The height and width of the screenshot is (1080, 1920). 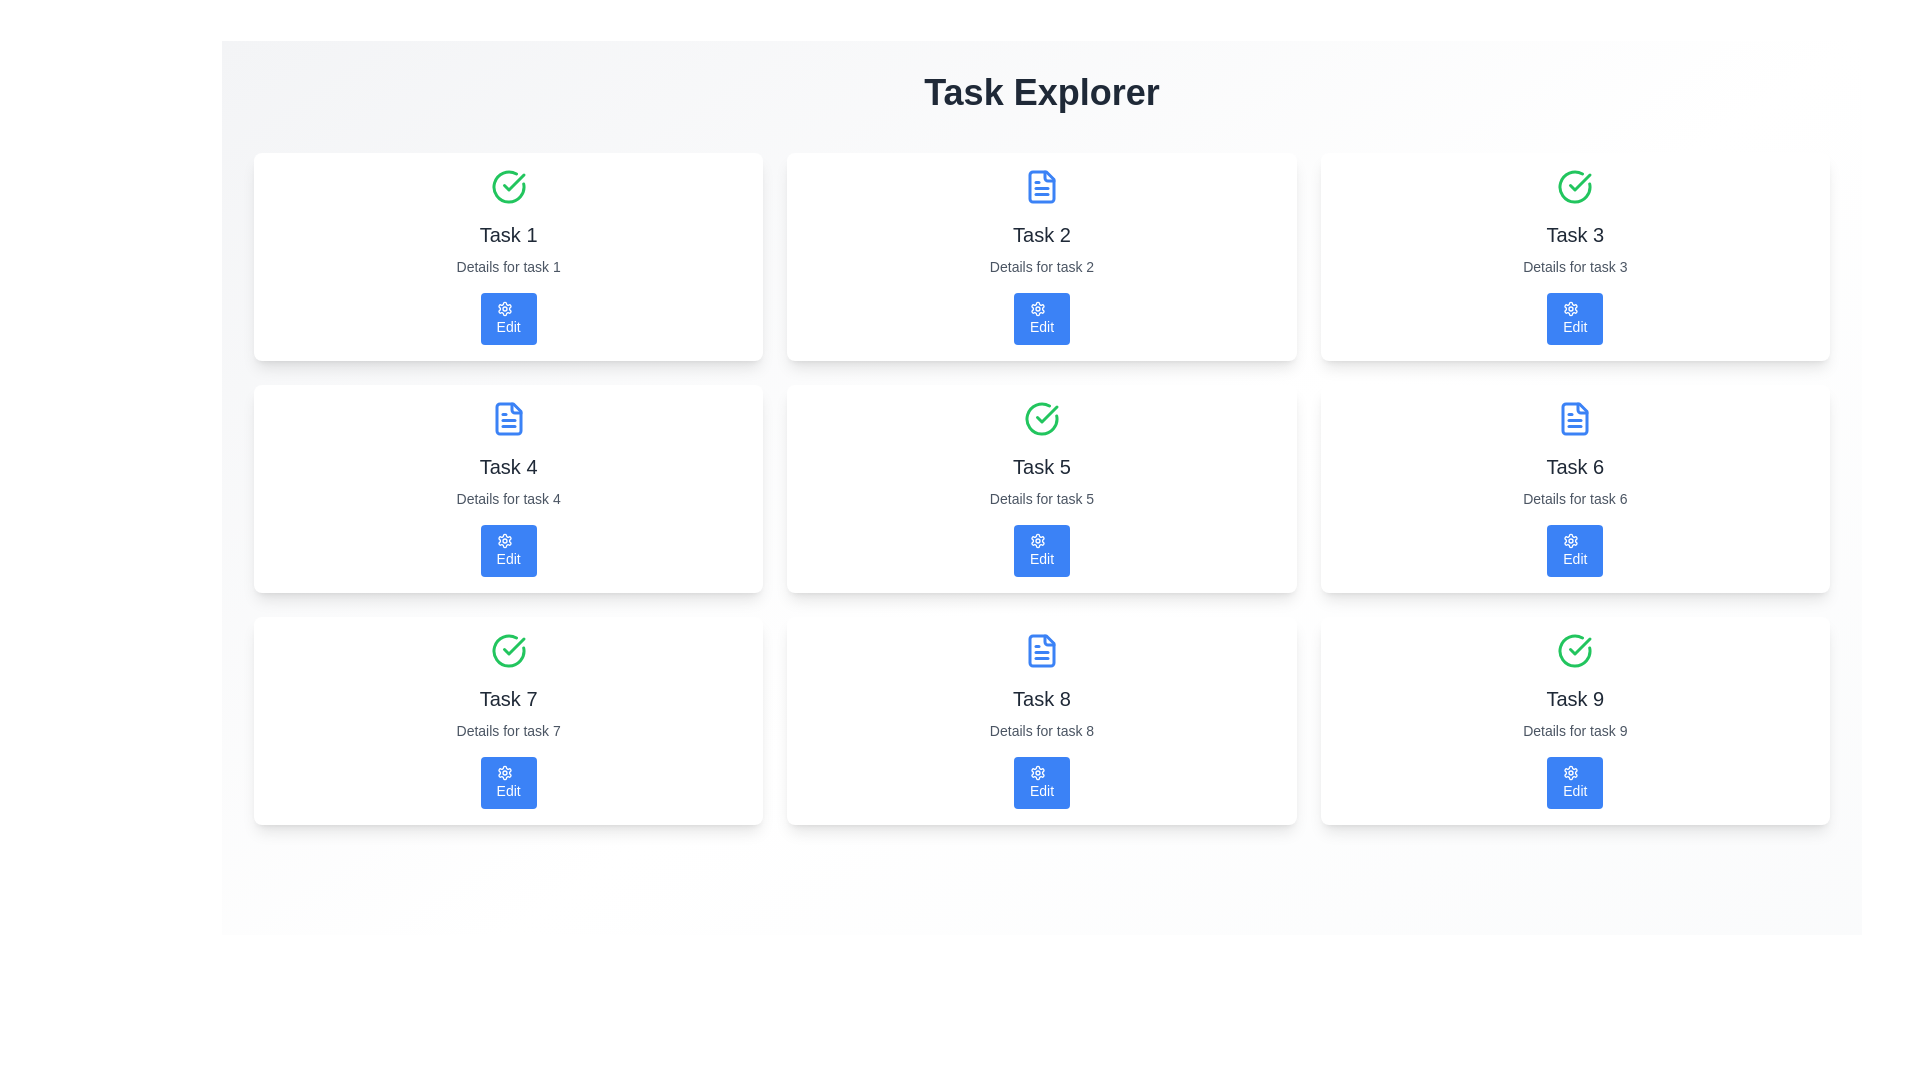 I want to click on the button located in the bottom section of the 'Task 5' card to initiate the task editing process, so click(x=1040, y=551).